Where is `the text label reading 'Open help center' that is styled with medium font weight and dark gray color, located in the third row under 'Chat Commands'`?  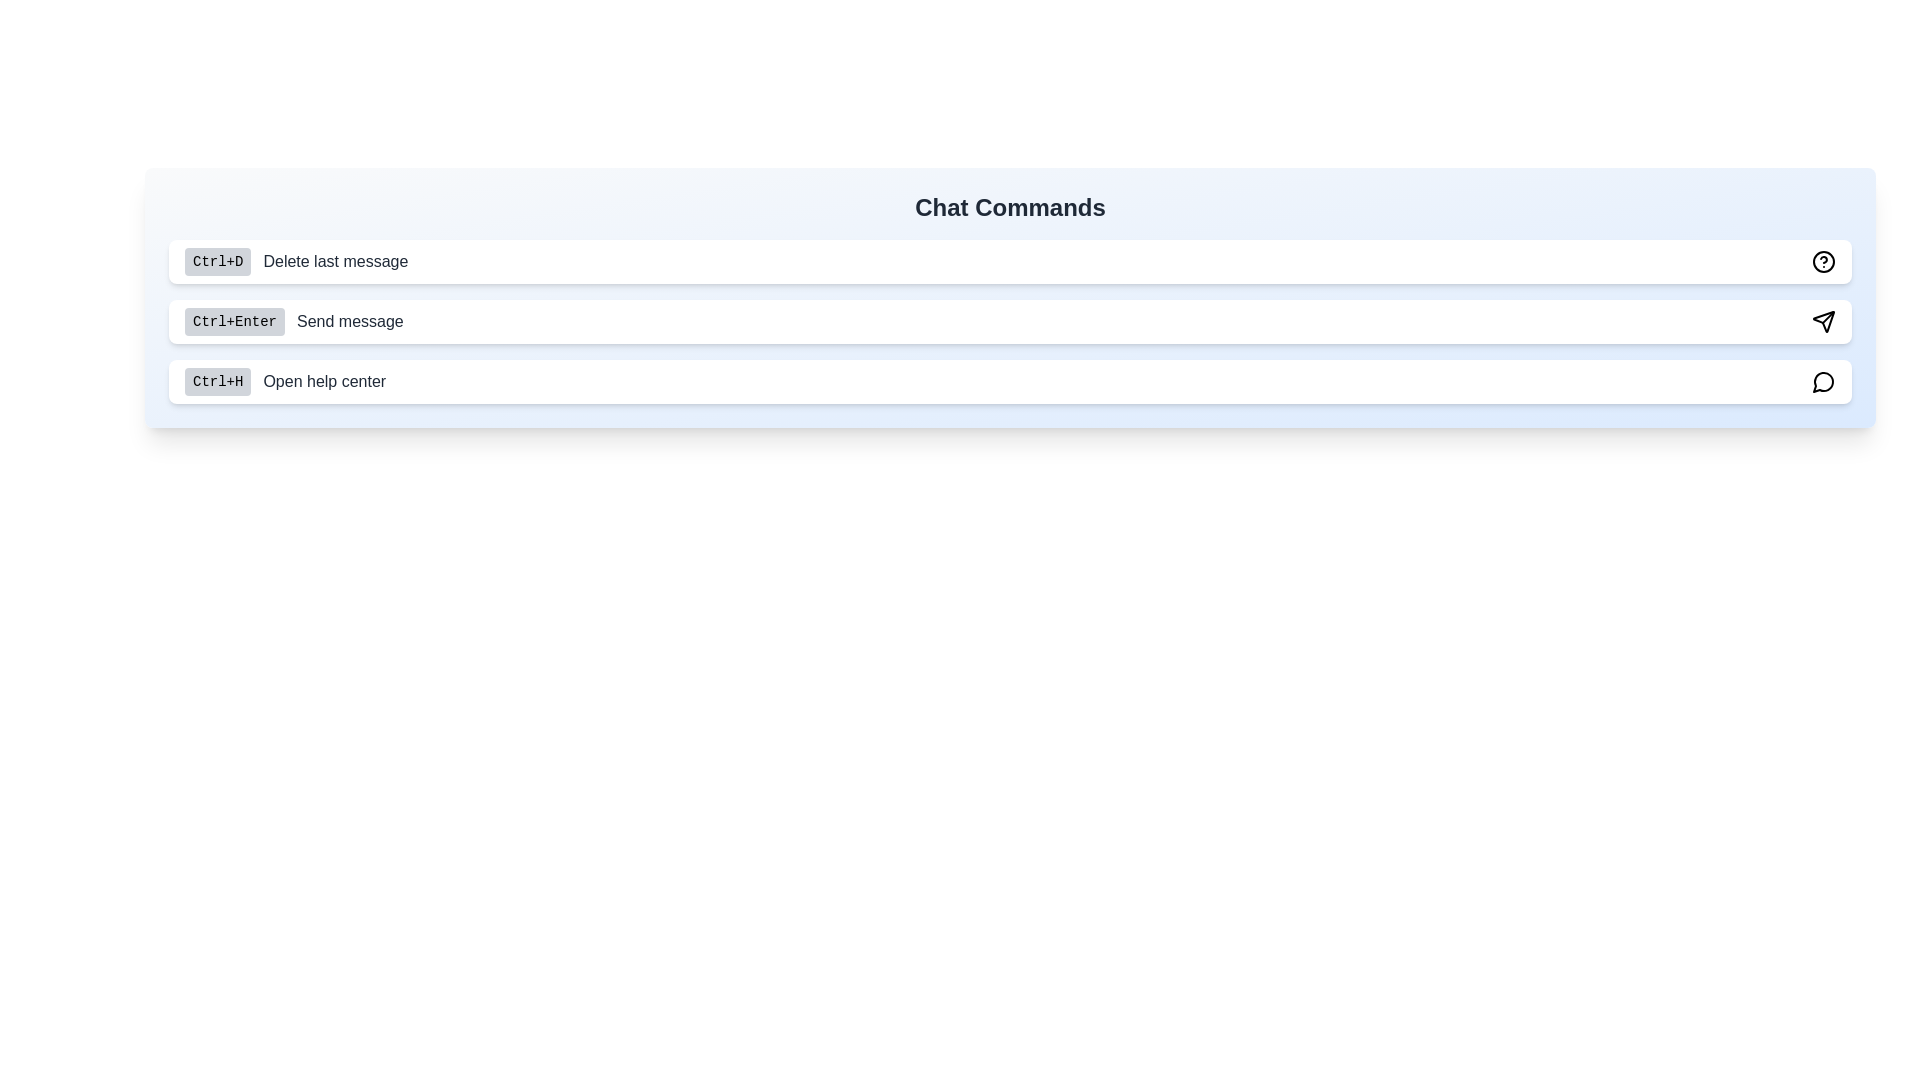 the text label reading 'Open help center' that is styled with medium font weight and dark gray color, located in the third row under 'Chat Commands' is located at coordinates (324, 381).